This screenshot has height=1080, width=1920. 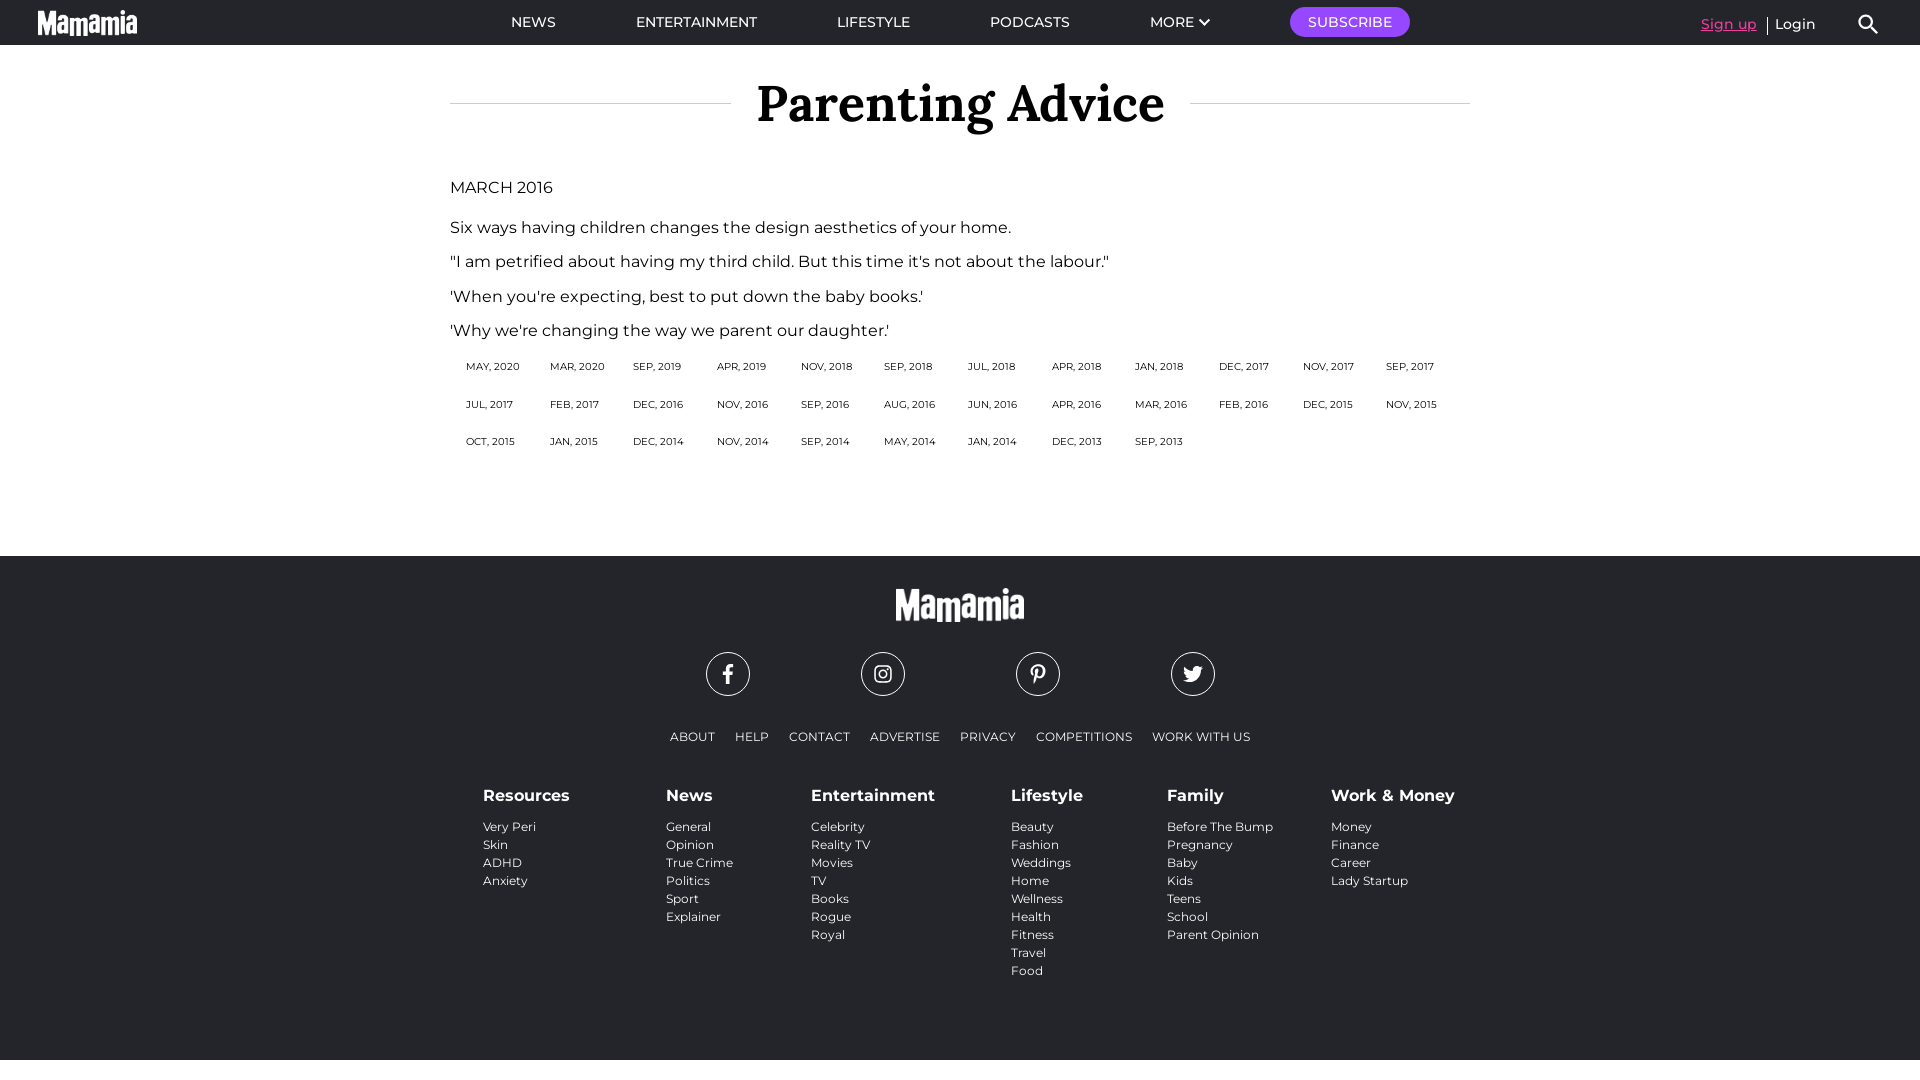 What do you see at coordinates (1212, 934) in the screenshot?
I see `'Parent Opinion'` at bounding box center [1212, 934].